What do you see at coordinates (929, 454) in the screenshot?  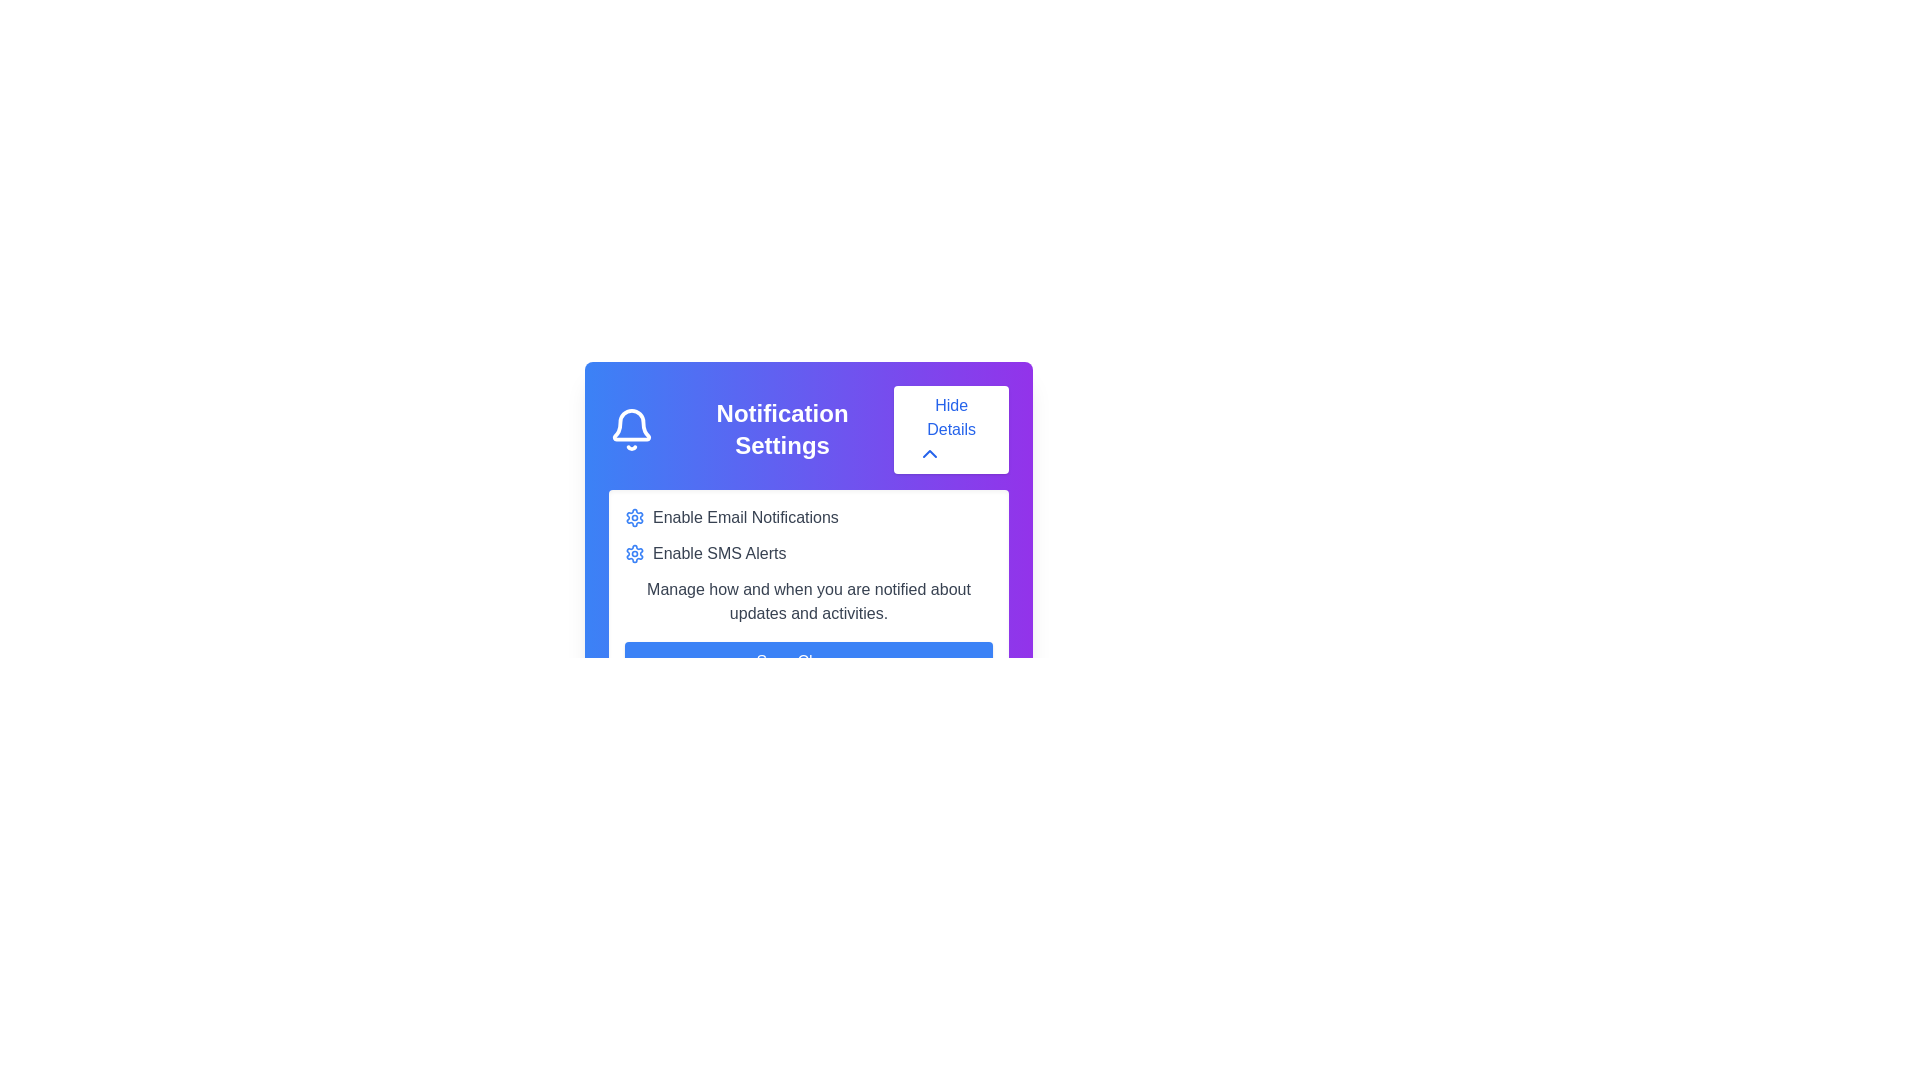 I see `the arrow icon located at the top-right corner of the notification settings panel` at bounding box center [929, 454].